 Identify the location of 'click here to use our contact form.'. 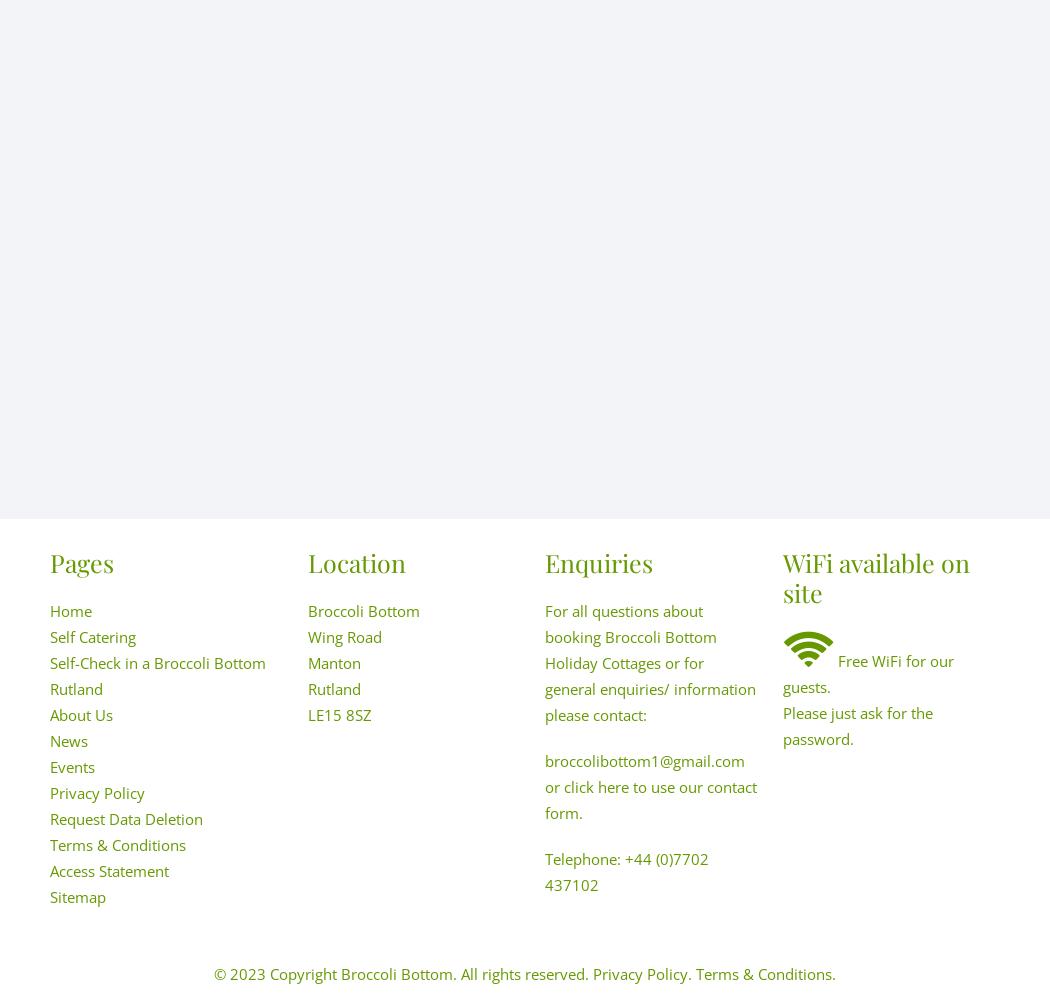
(650, 800).